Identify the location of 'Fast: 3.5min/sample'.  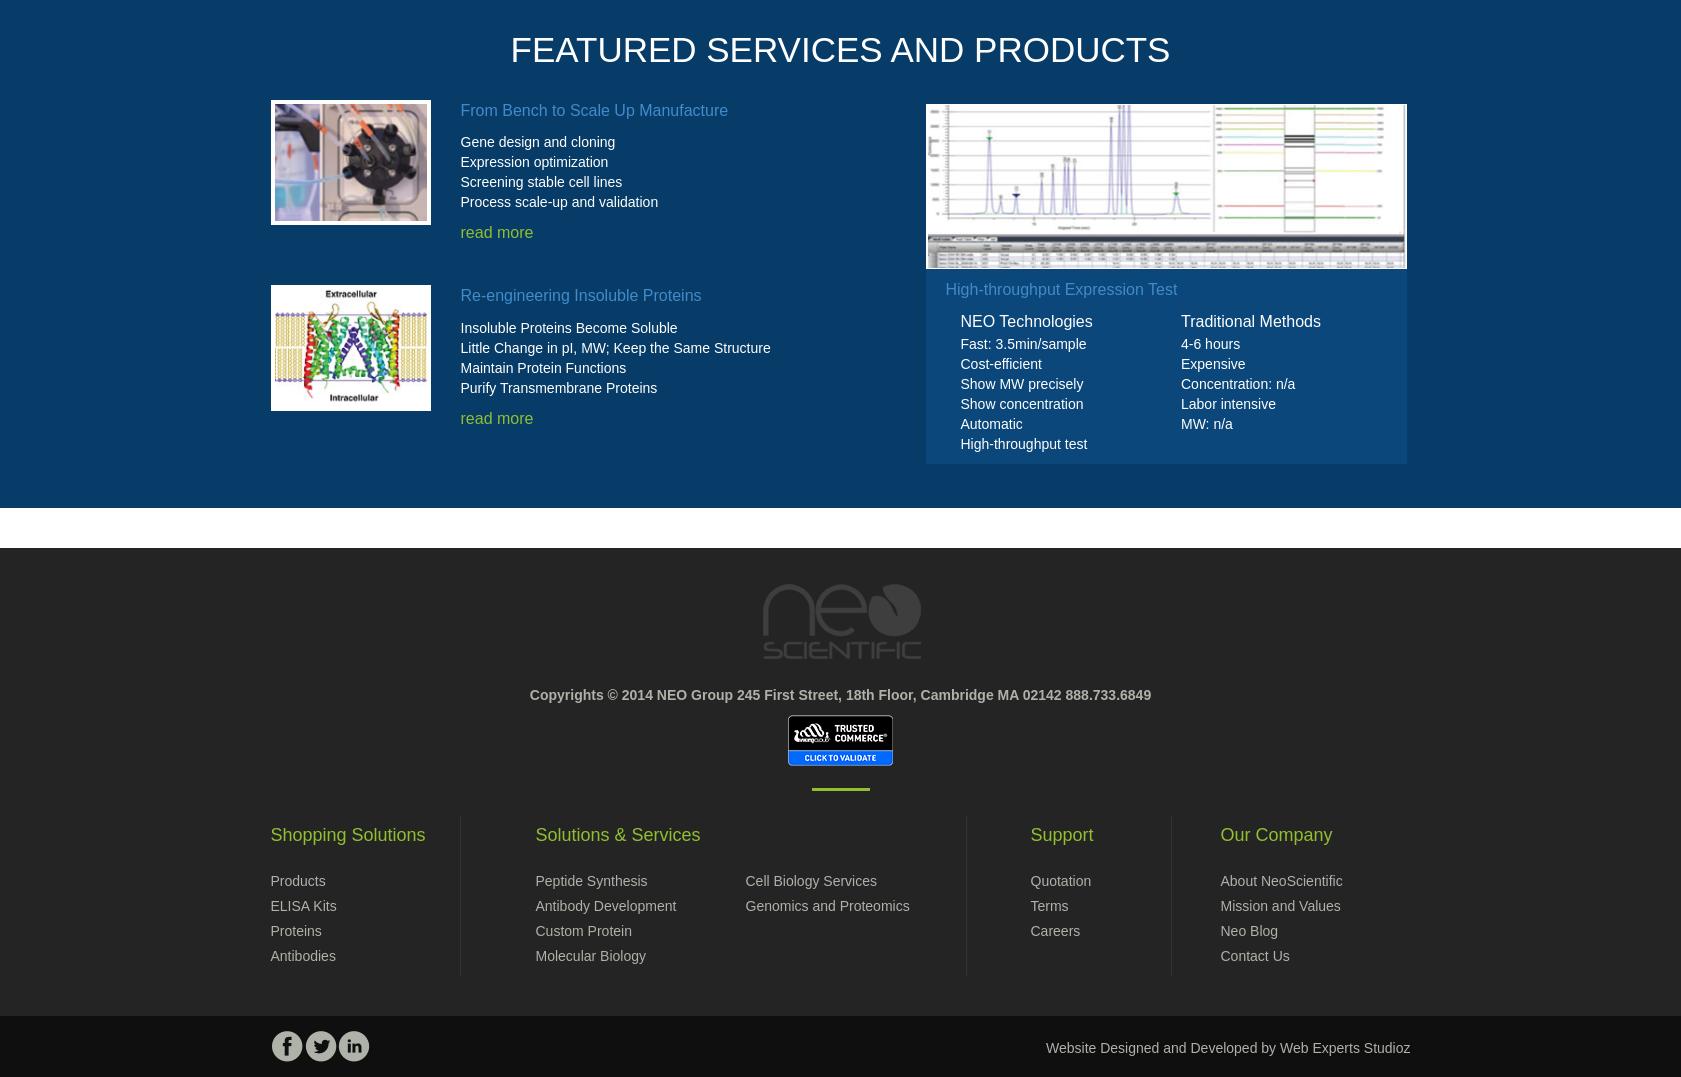
(1023, 342).